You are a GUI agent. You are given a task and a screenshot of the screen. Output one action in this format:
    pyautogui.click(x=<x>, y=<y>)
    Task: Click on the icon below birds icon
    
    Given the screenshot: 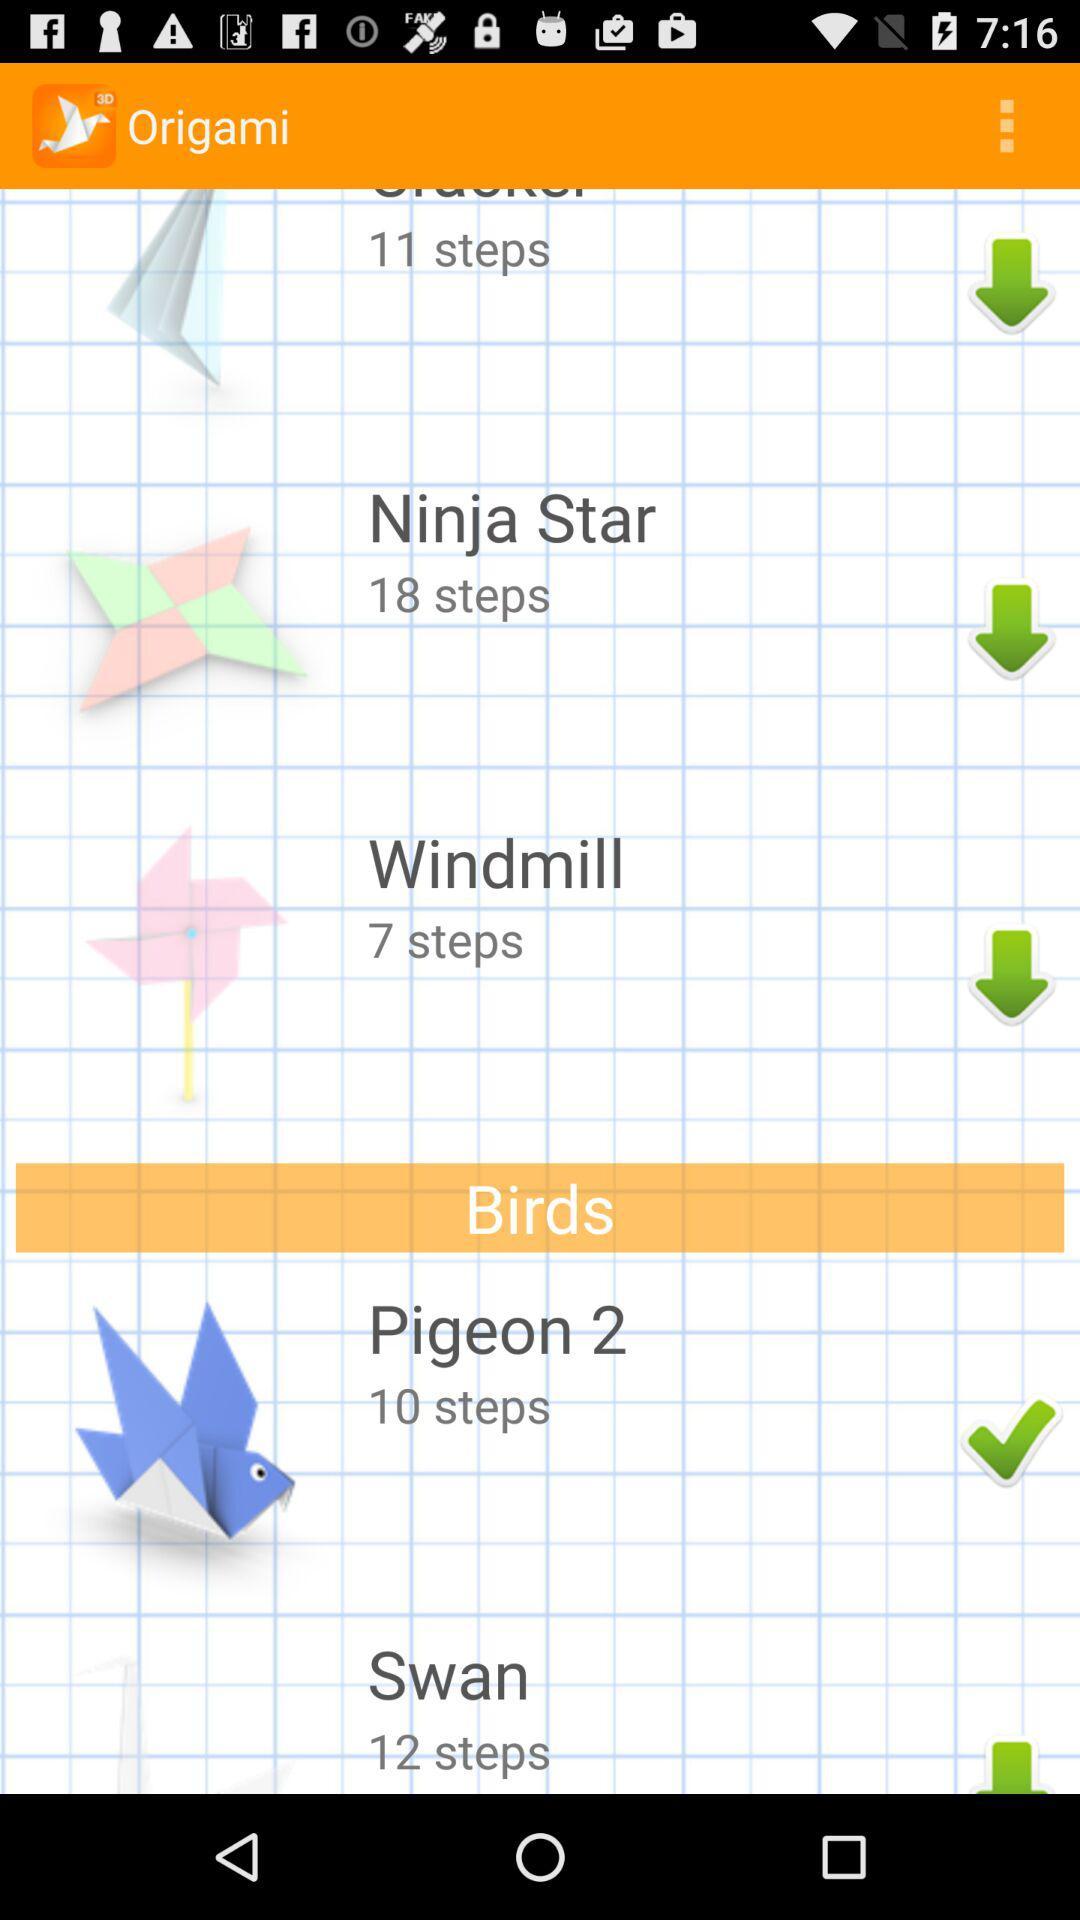 What is the action you would take?
    pyautogui.click(x=658, y=1327)
    